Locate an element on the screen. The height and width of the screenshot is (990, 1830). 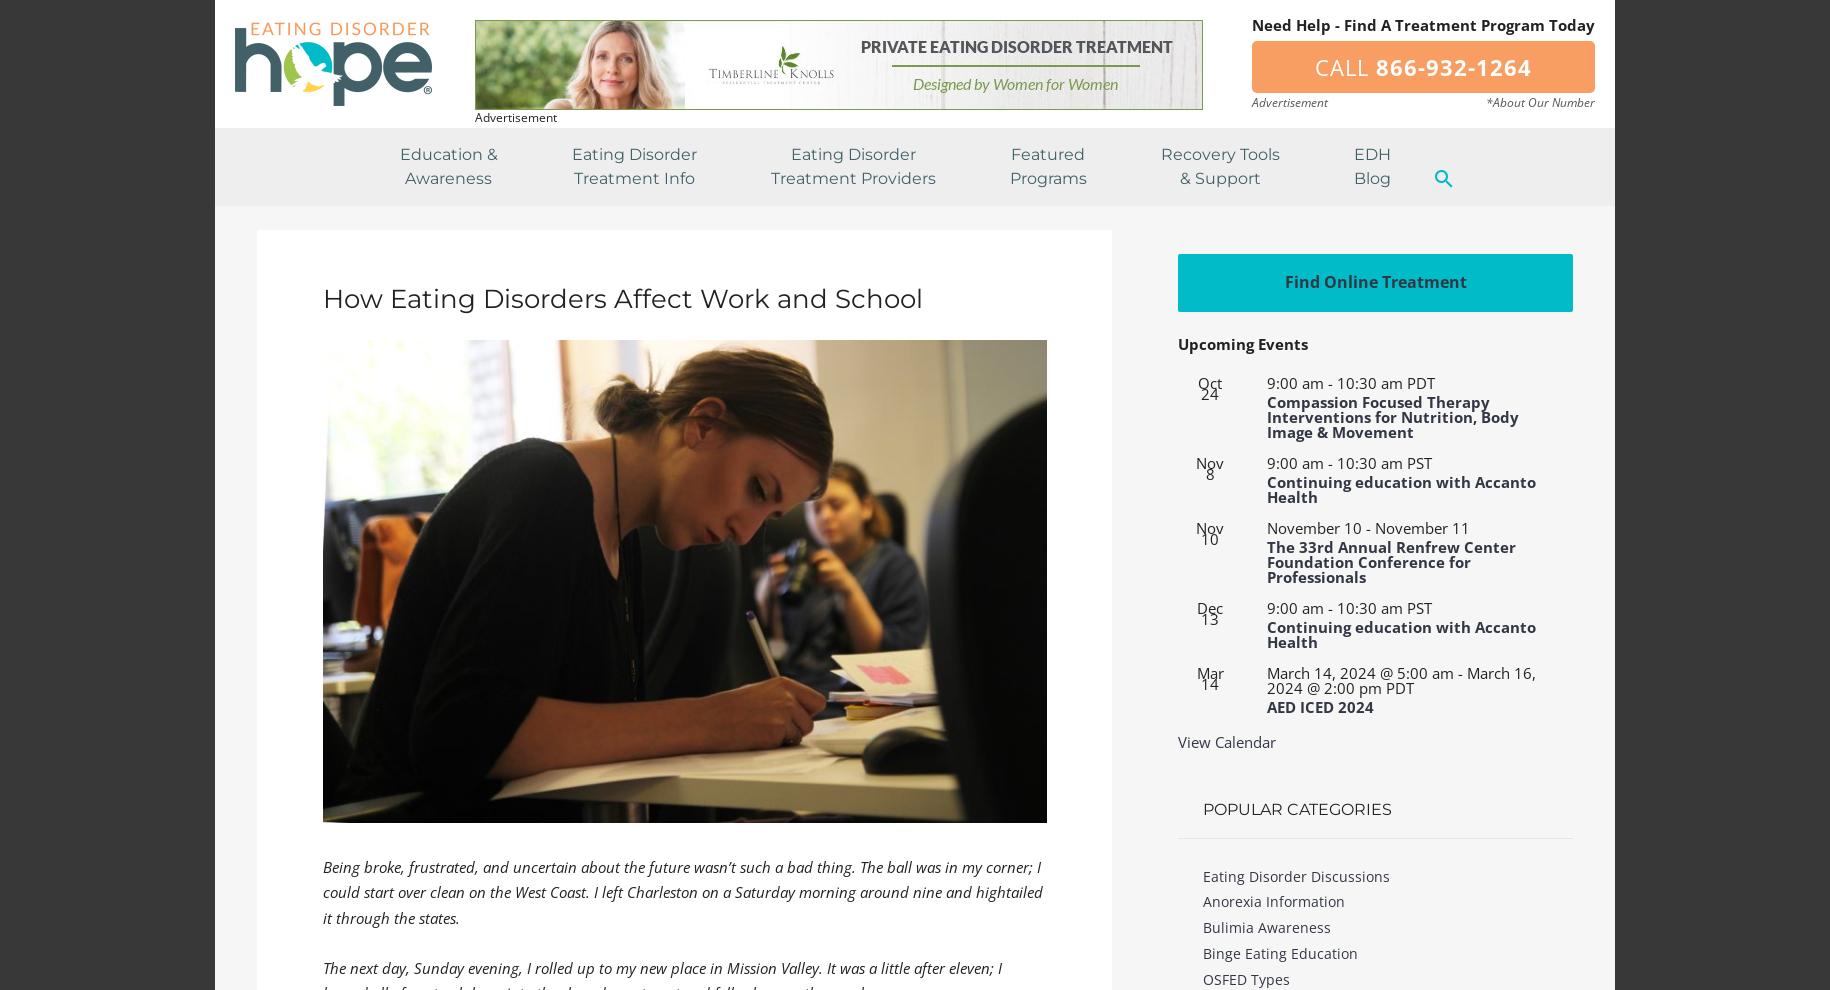
'Dec' is located at coordinates (1209, 605).